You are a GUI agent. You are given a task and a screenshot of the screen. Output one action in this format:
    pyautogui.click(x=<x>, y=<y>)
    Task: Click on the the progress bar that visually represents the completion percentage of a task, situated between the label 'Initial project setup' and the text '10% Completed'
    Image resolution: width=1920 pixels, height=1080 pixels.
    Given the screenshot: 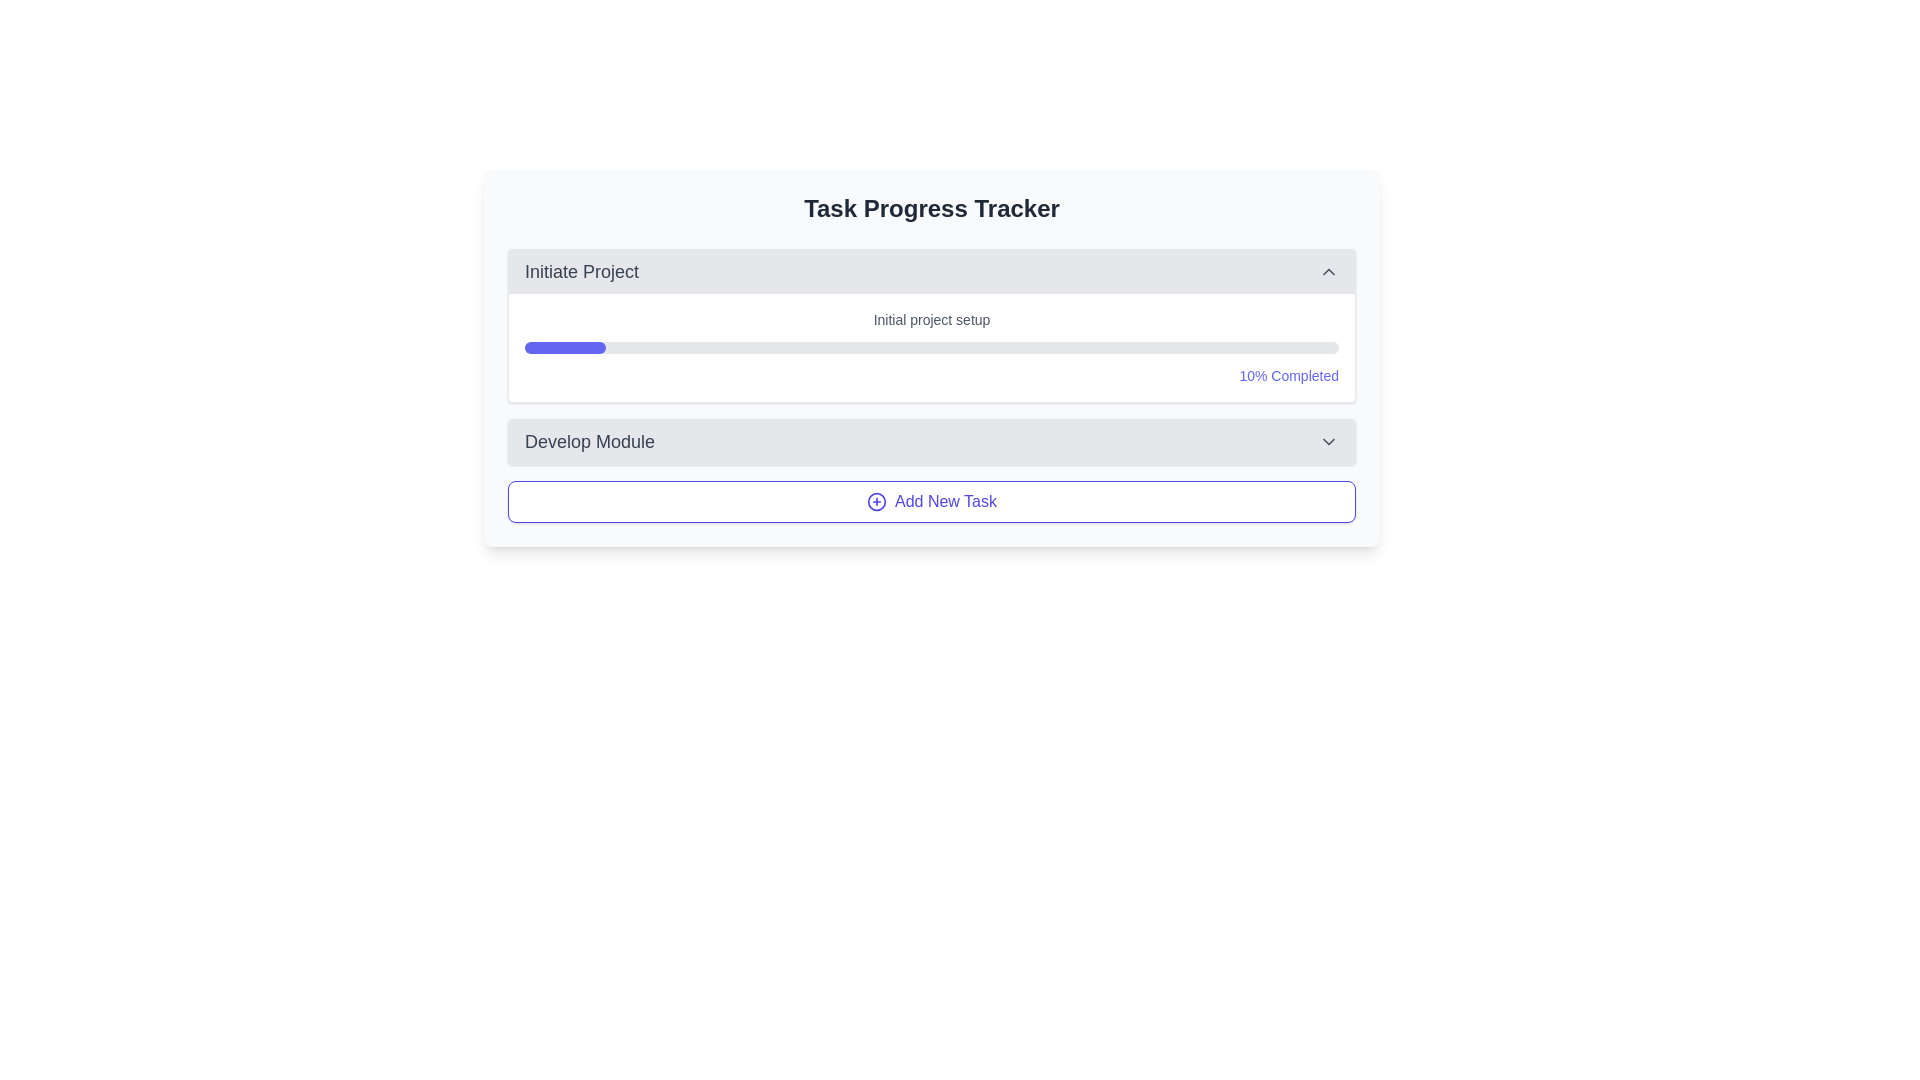 What is the action you would take?
    pyautogui.click(x=930, y=346)
    